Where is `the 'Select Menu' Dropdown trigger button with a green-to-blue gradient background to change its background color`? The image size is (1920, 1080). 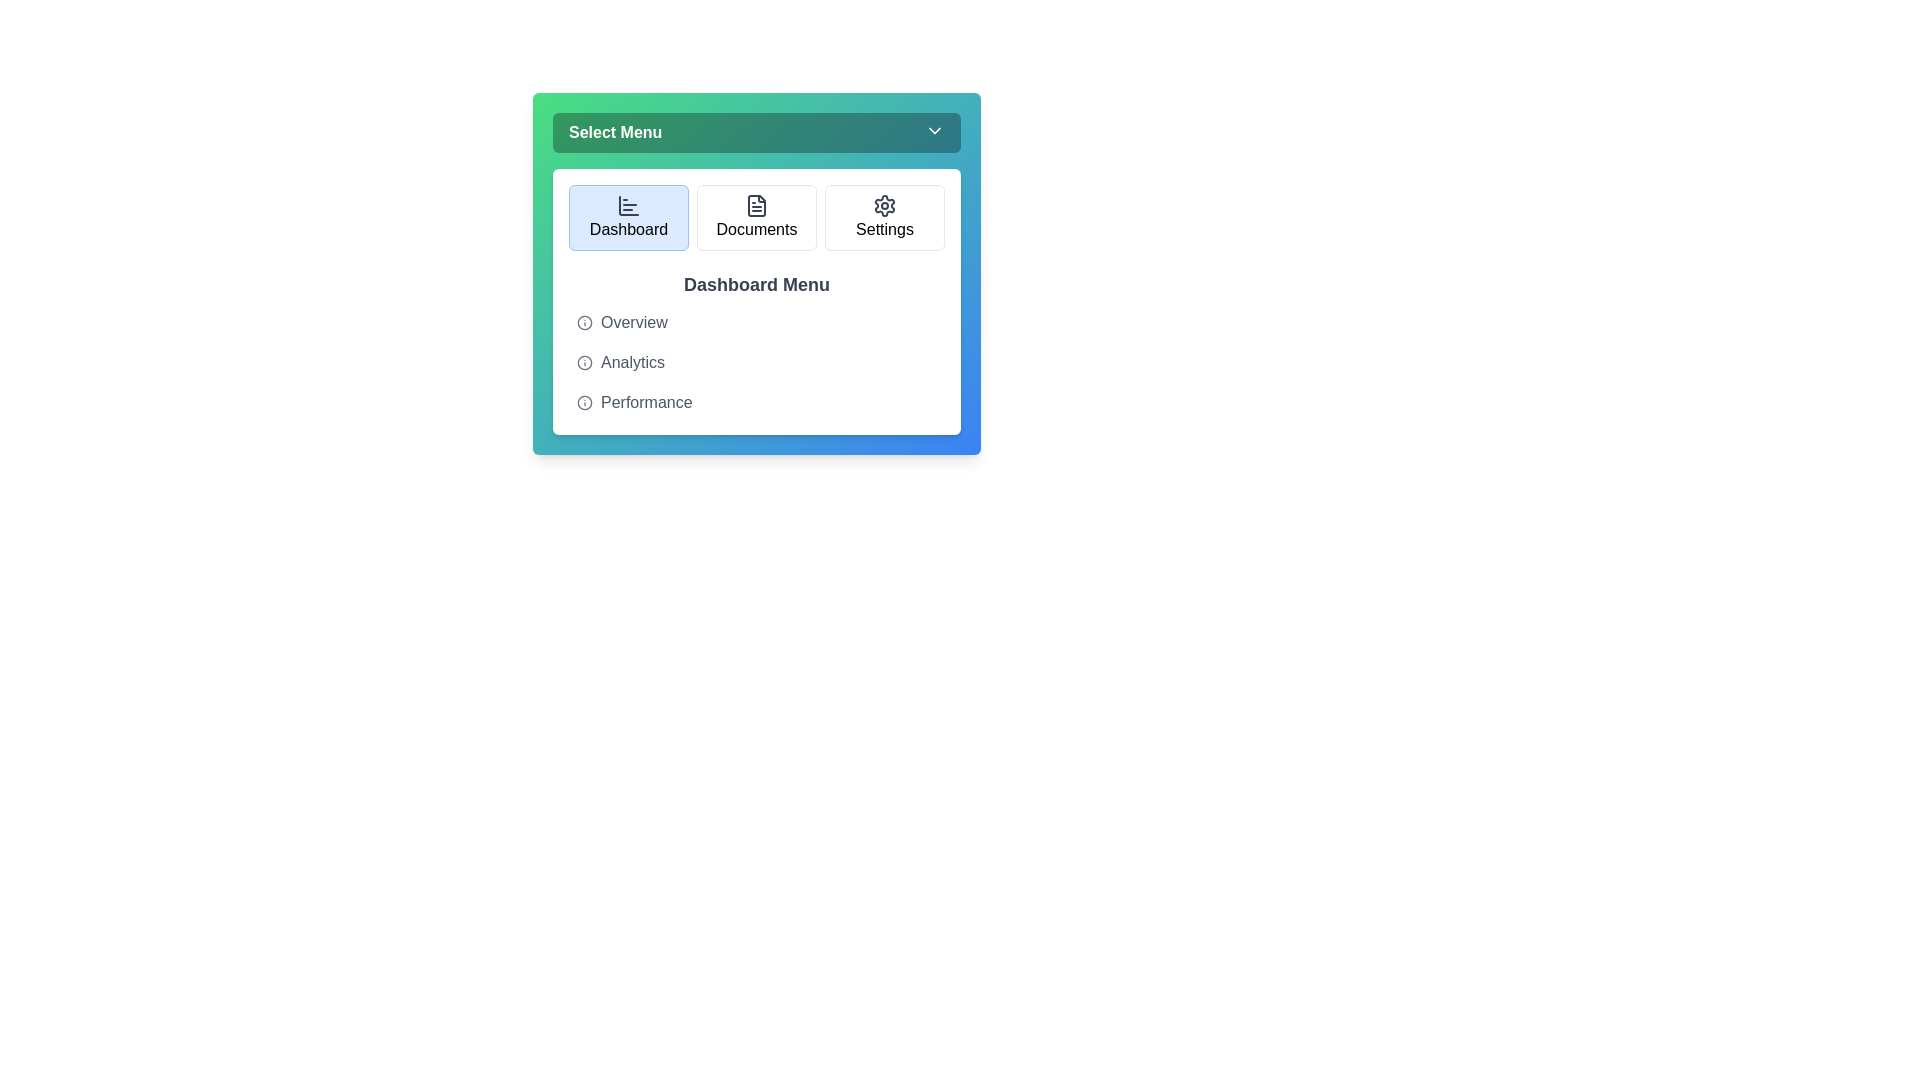 the 'Select Menu' Dropdown trigger button with a green-to-blue gradient background to change its background color is located at coordinates (756, 132).